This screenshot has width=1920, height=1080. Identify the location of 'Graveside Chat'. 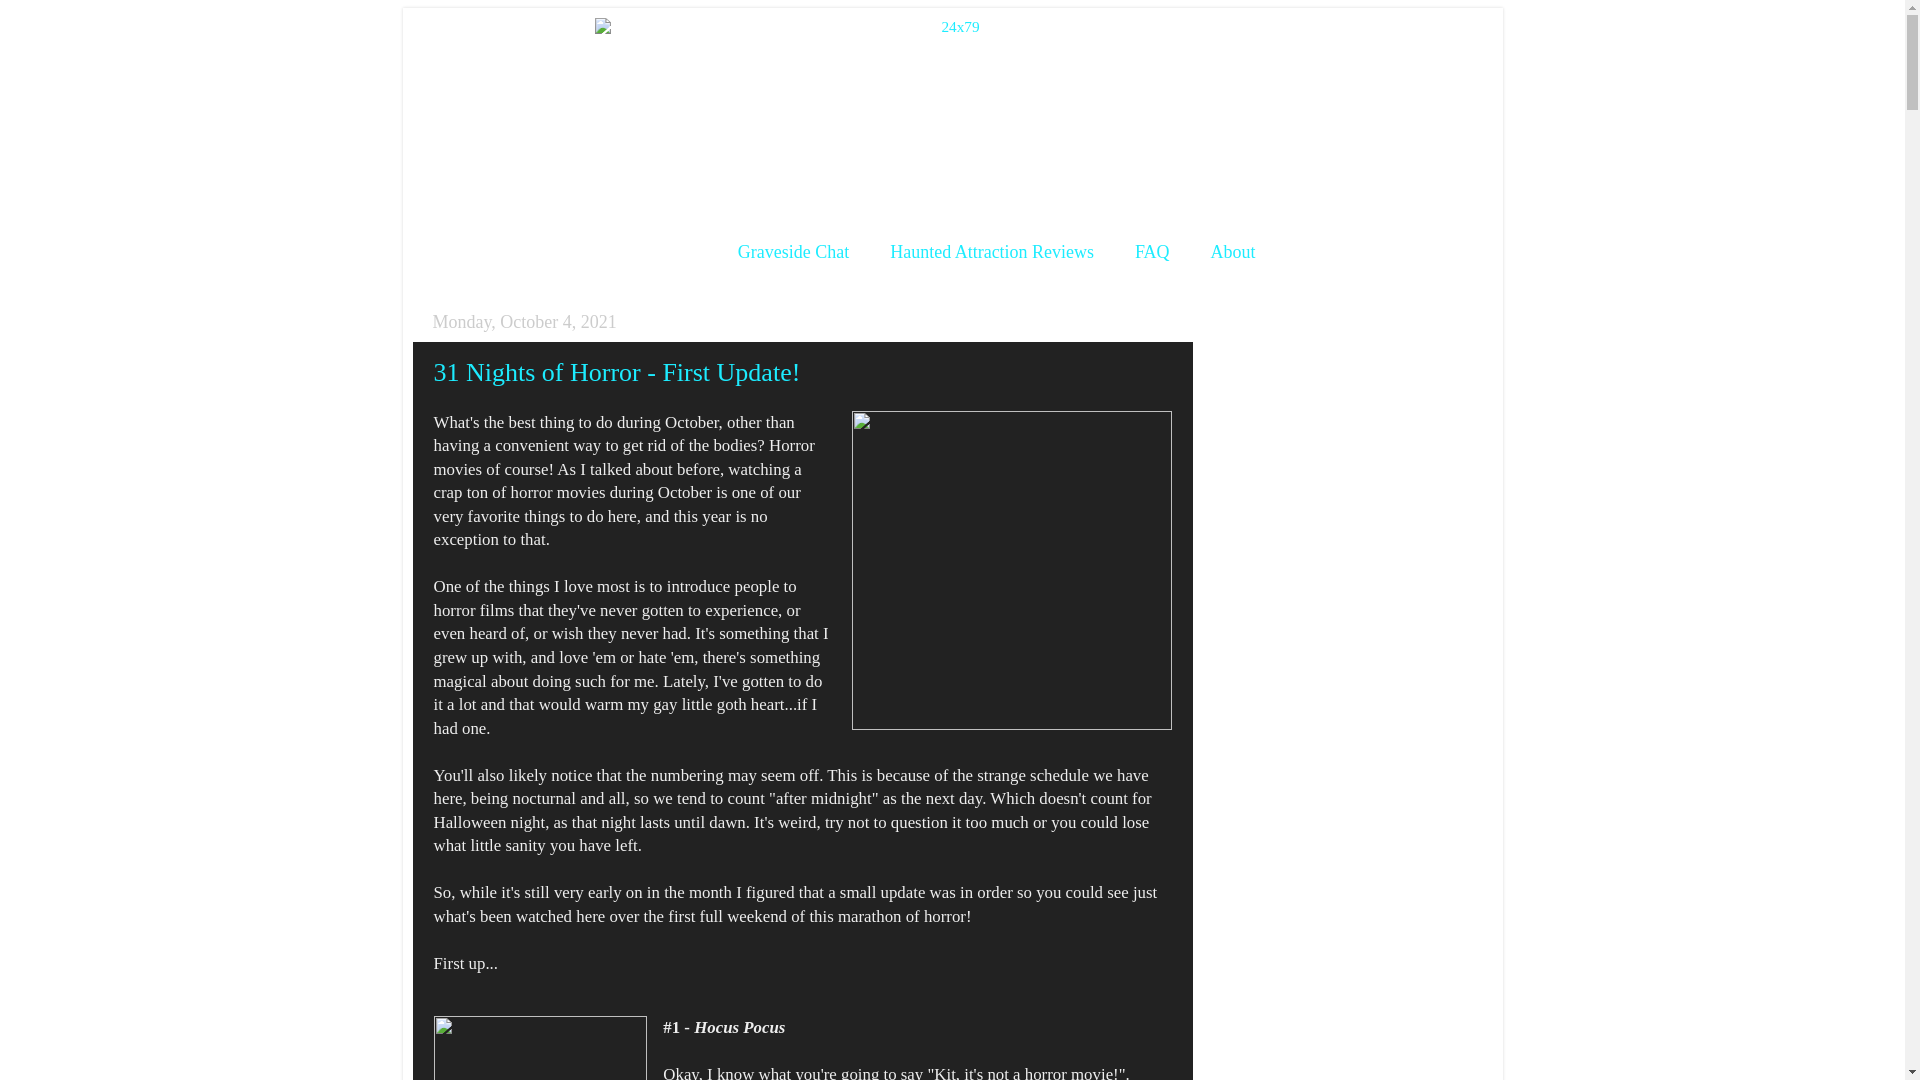
(792, 251).